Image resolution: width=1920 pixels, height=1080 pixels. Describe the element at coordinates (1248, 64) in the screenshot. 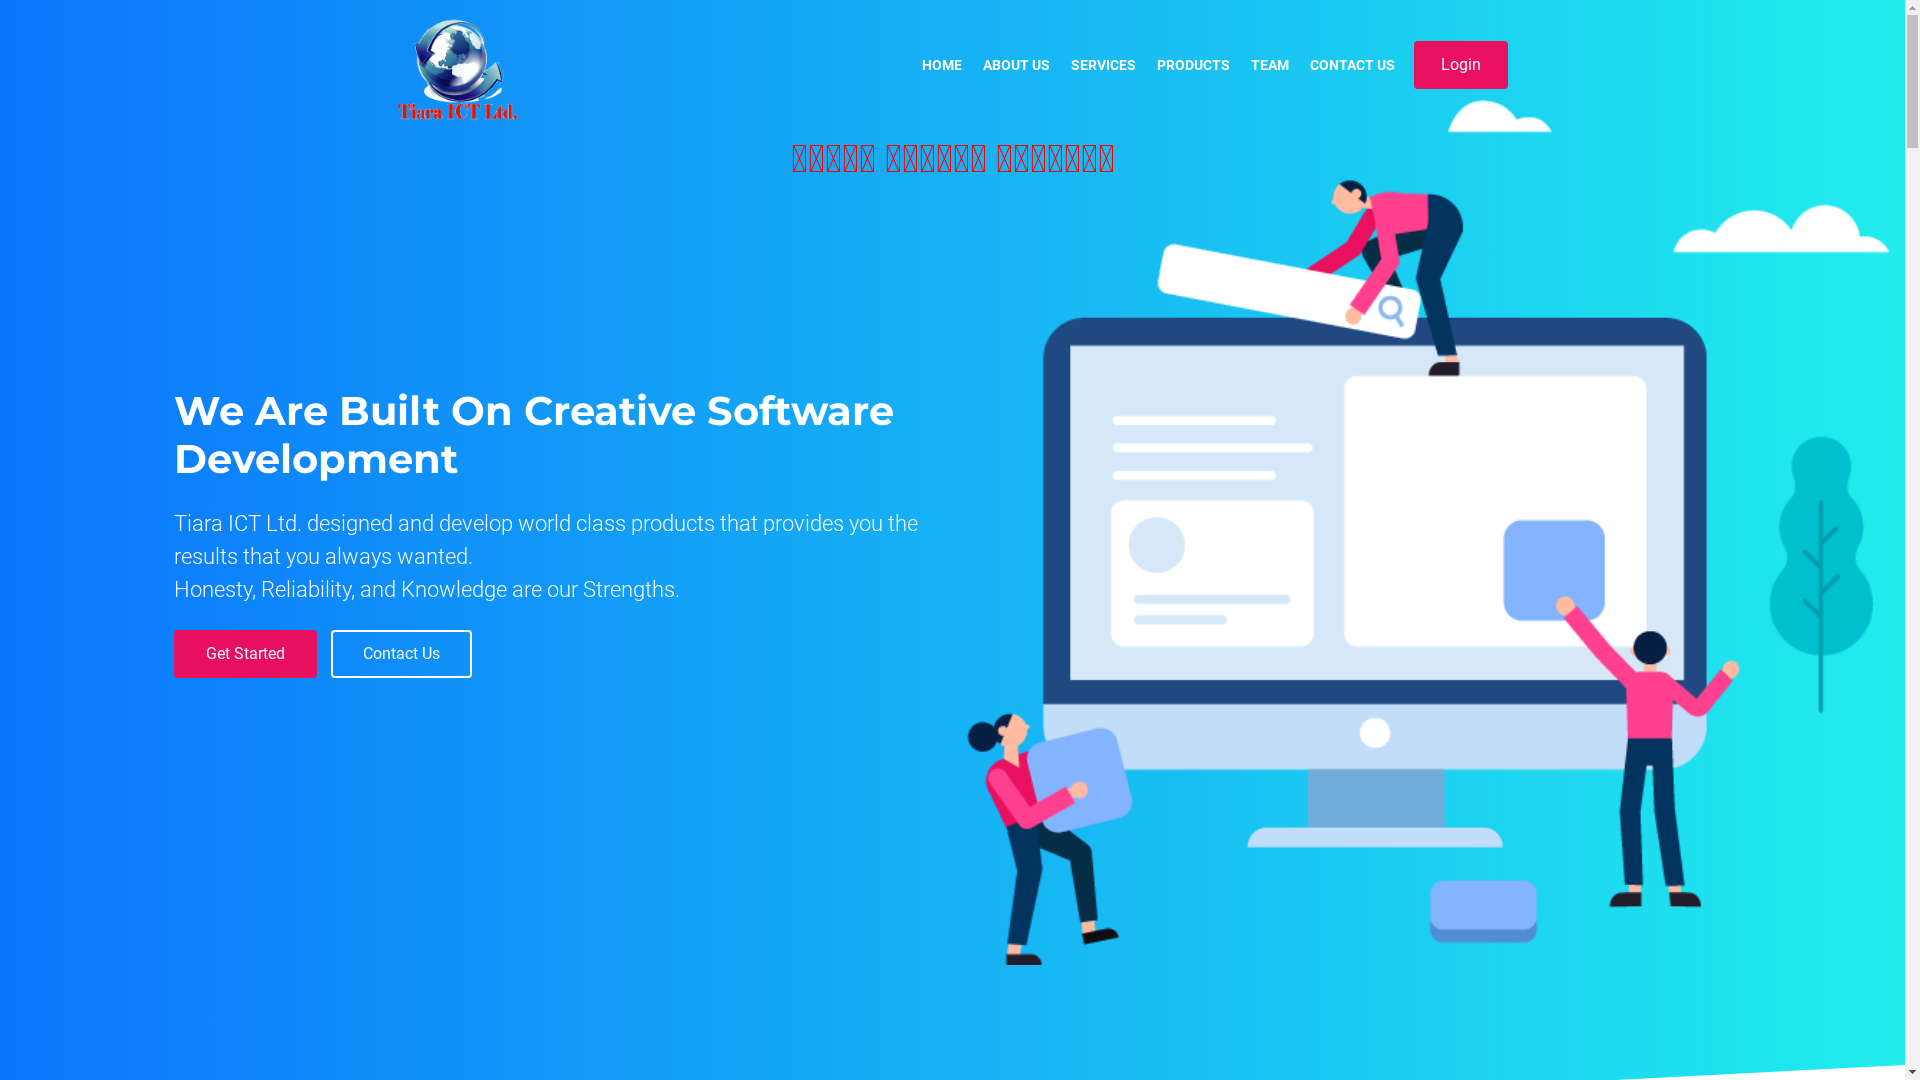

I see `'TEAM'` at that location.